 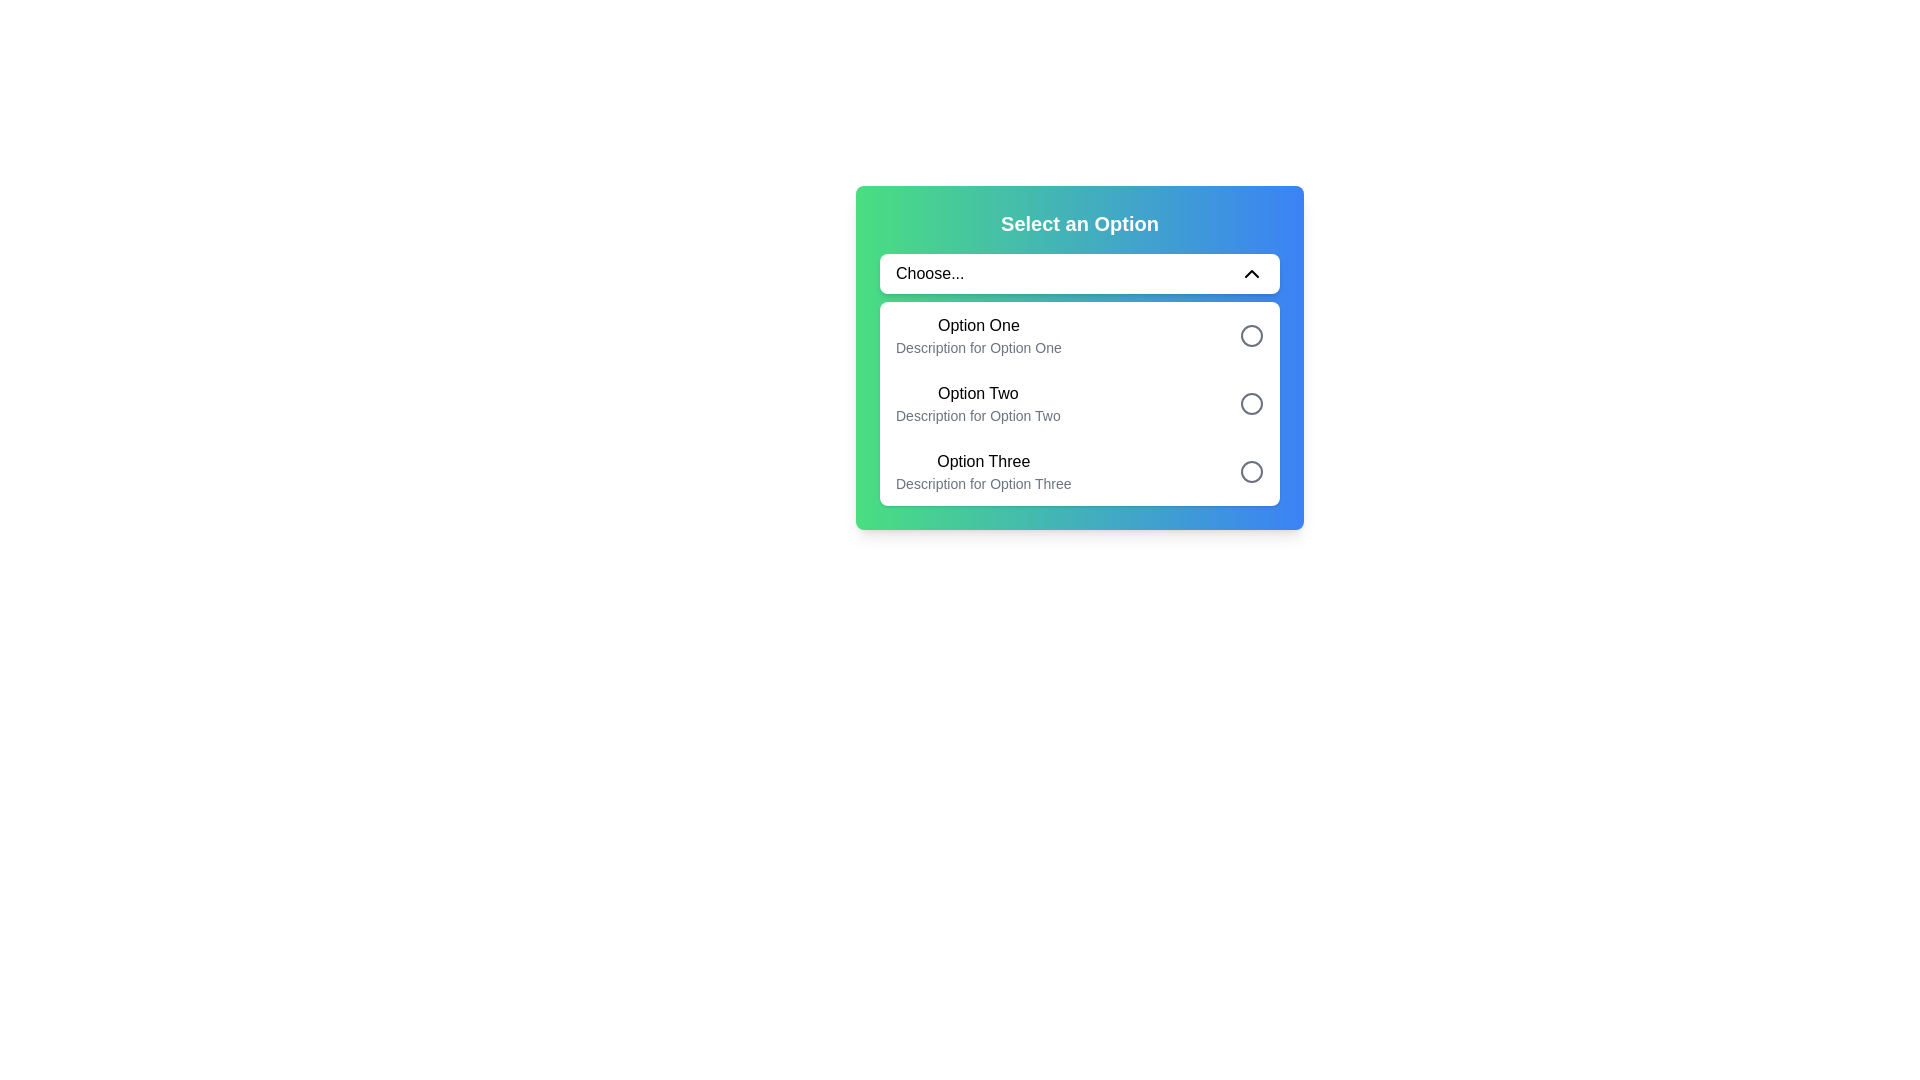 I want to click on the selectable list item with a radio button for 'Option Two', so click(x=1079, y=404).